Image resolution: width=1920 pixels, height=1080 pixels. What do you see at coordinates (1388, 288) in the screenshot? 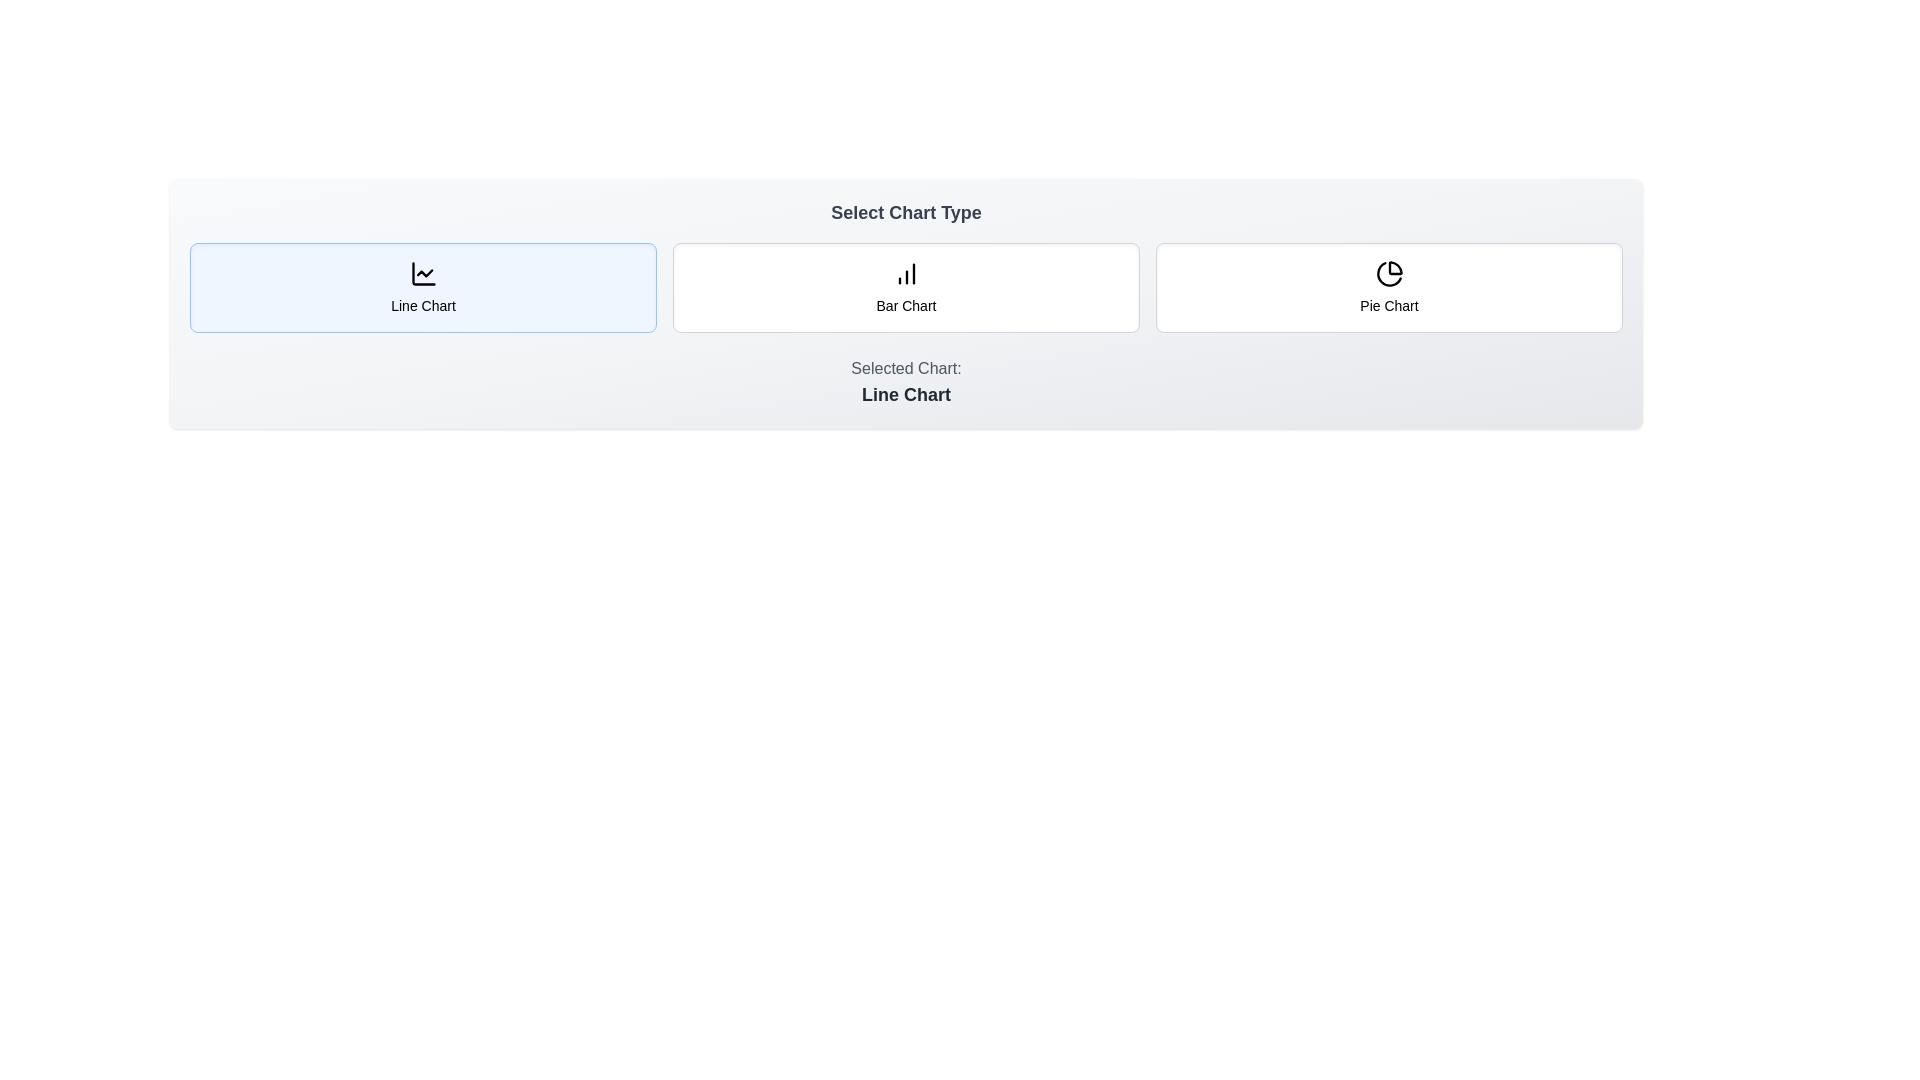
I see `the chart type Pie Chart by clicking on its corresponding button` at bounding box center [1388, 288].